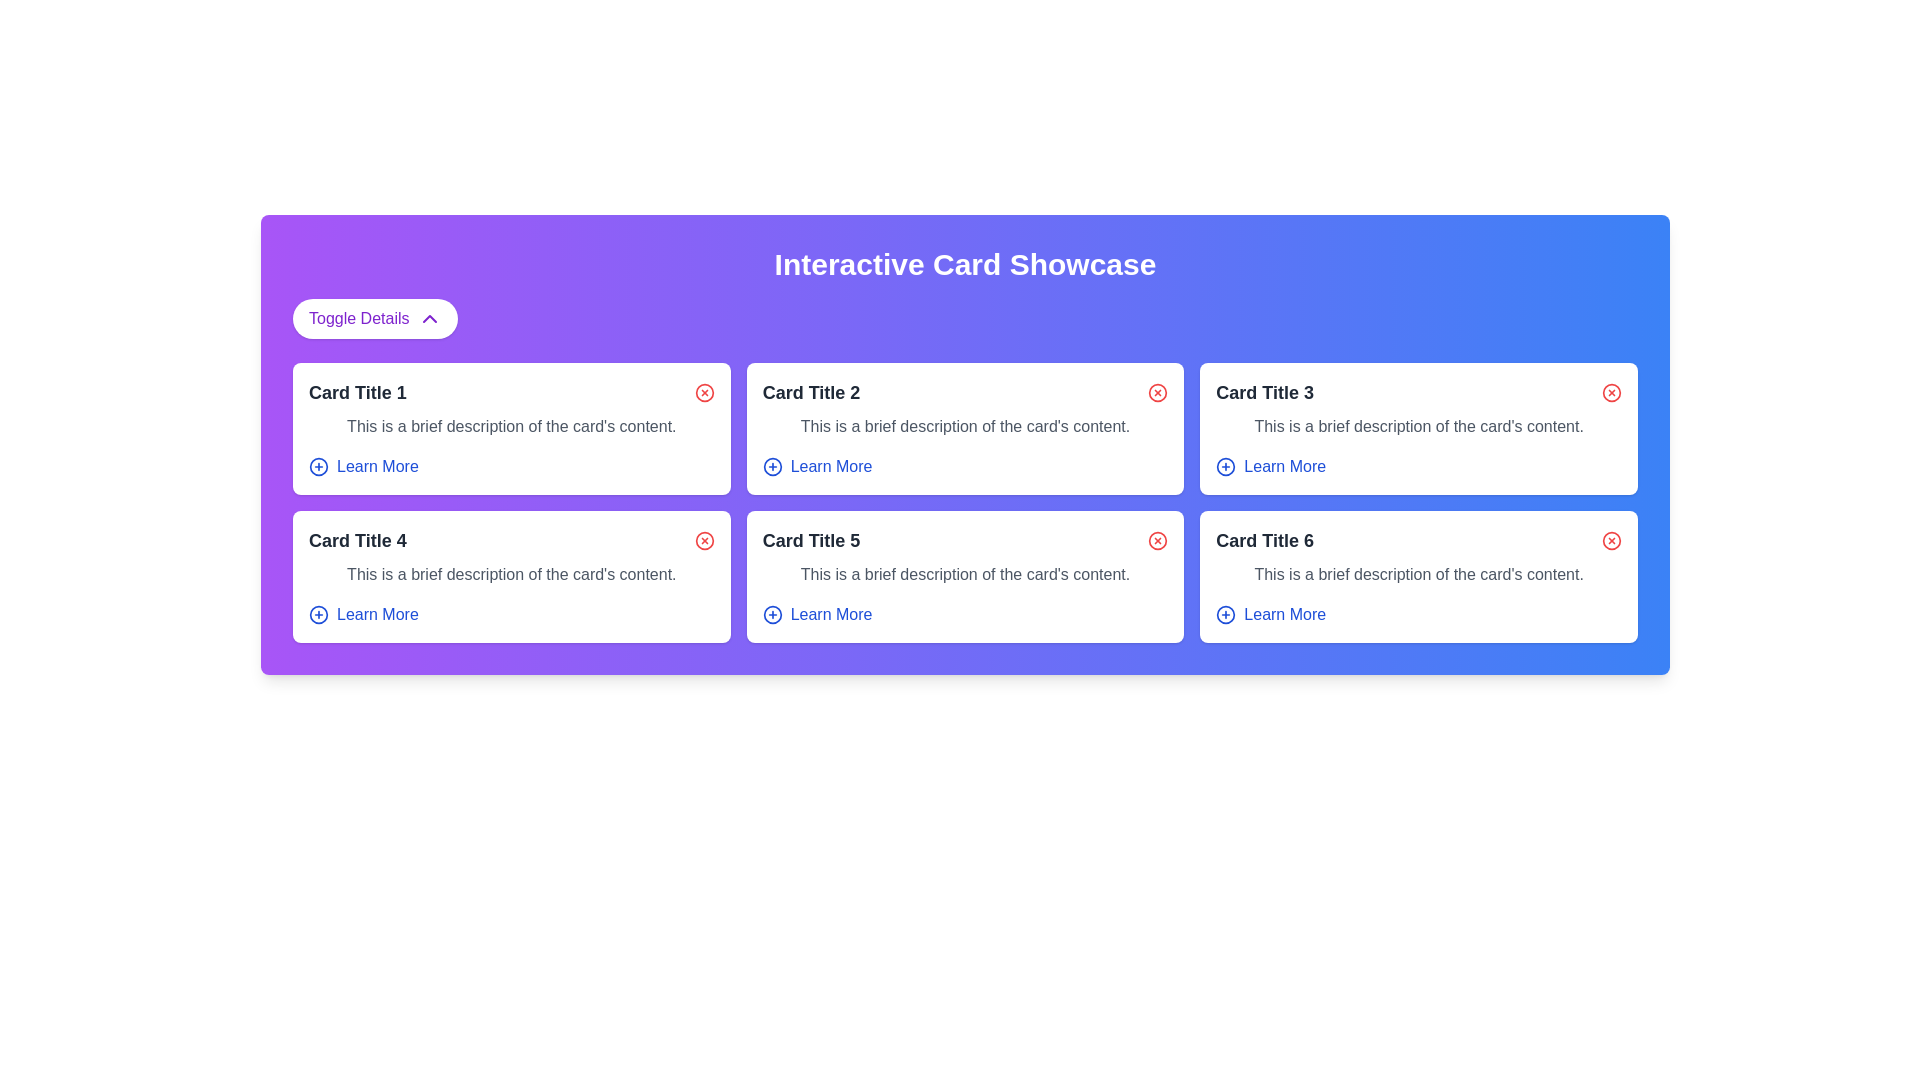 The width and height of the screenshot is (1920, 1080). Describe the element at coordinates (1158, 540) in the screenshot. I see `the dismiss button located at the top-right corner of the 'Card Title 5' card` at that location.